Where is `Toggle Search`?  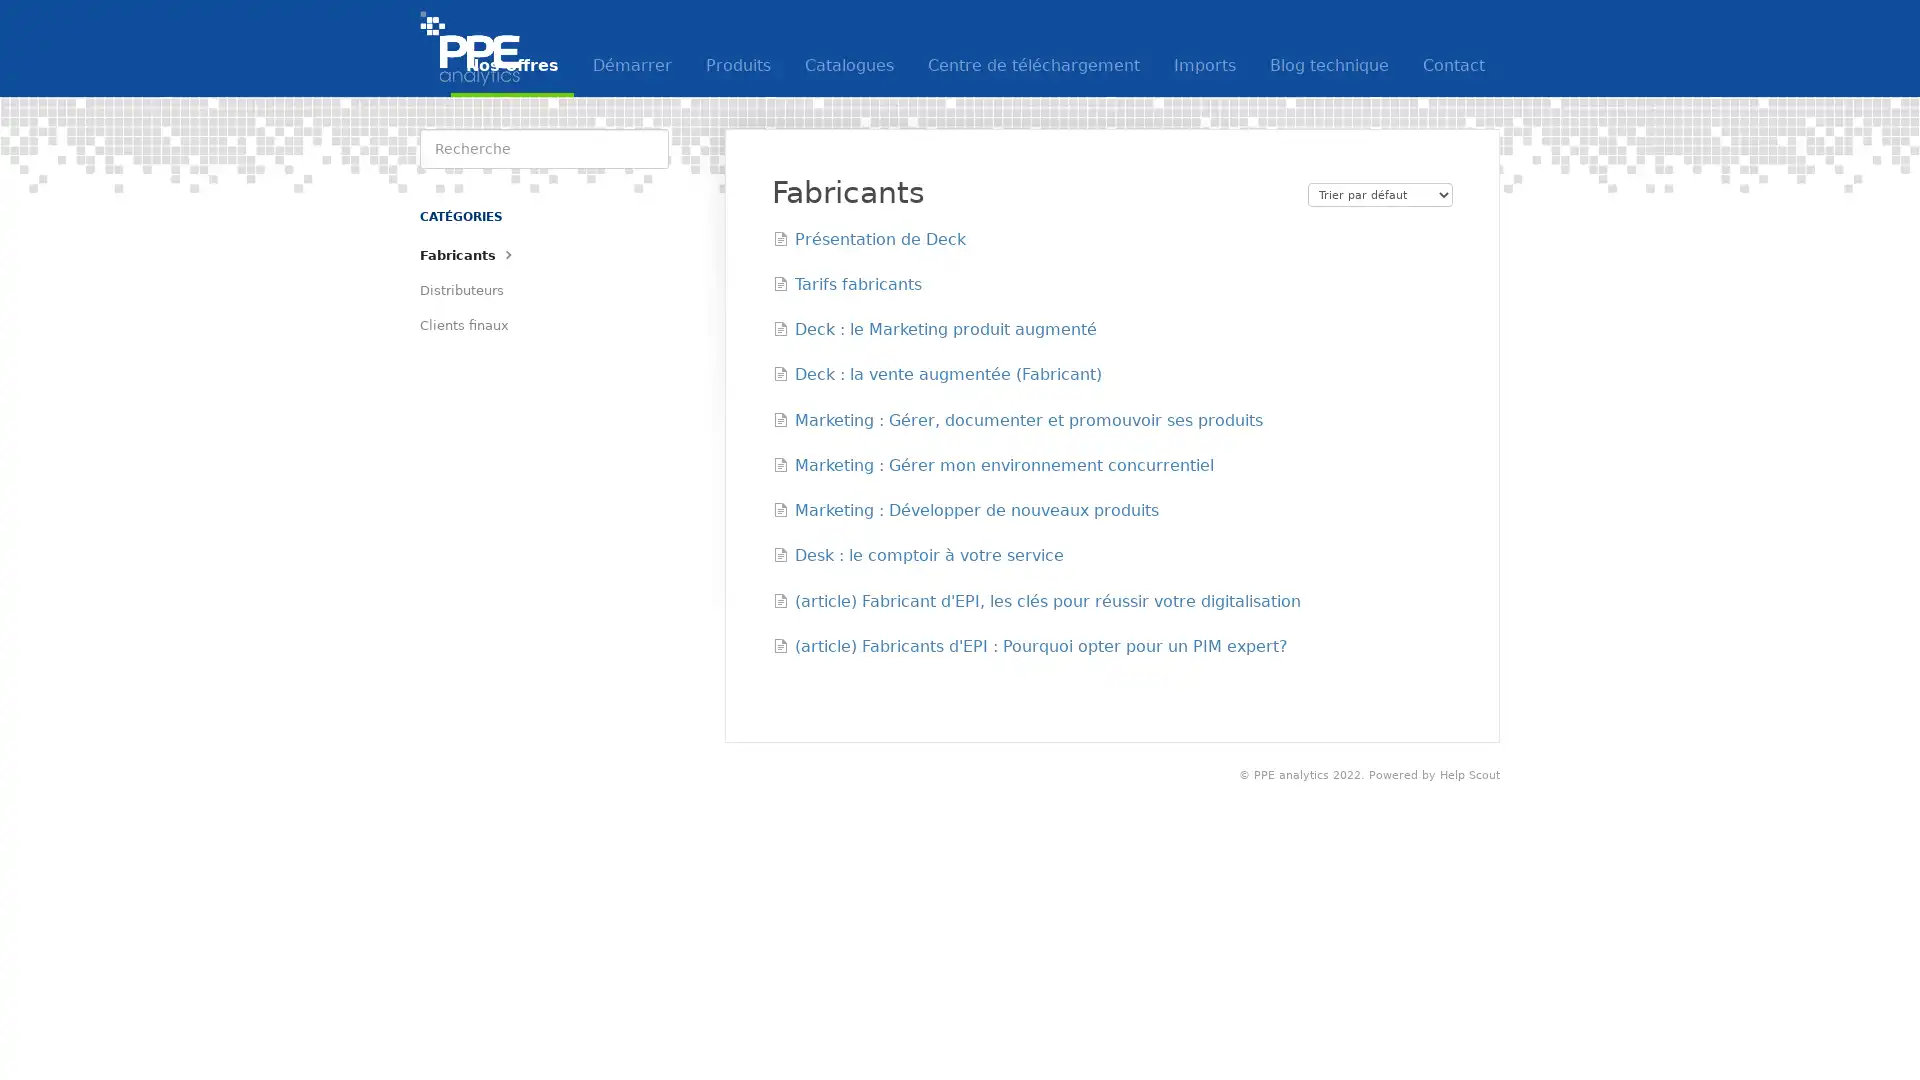
Toggle Search is located at coordinates (648, 148).